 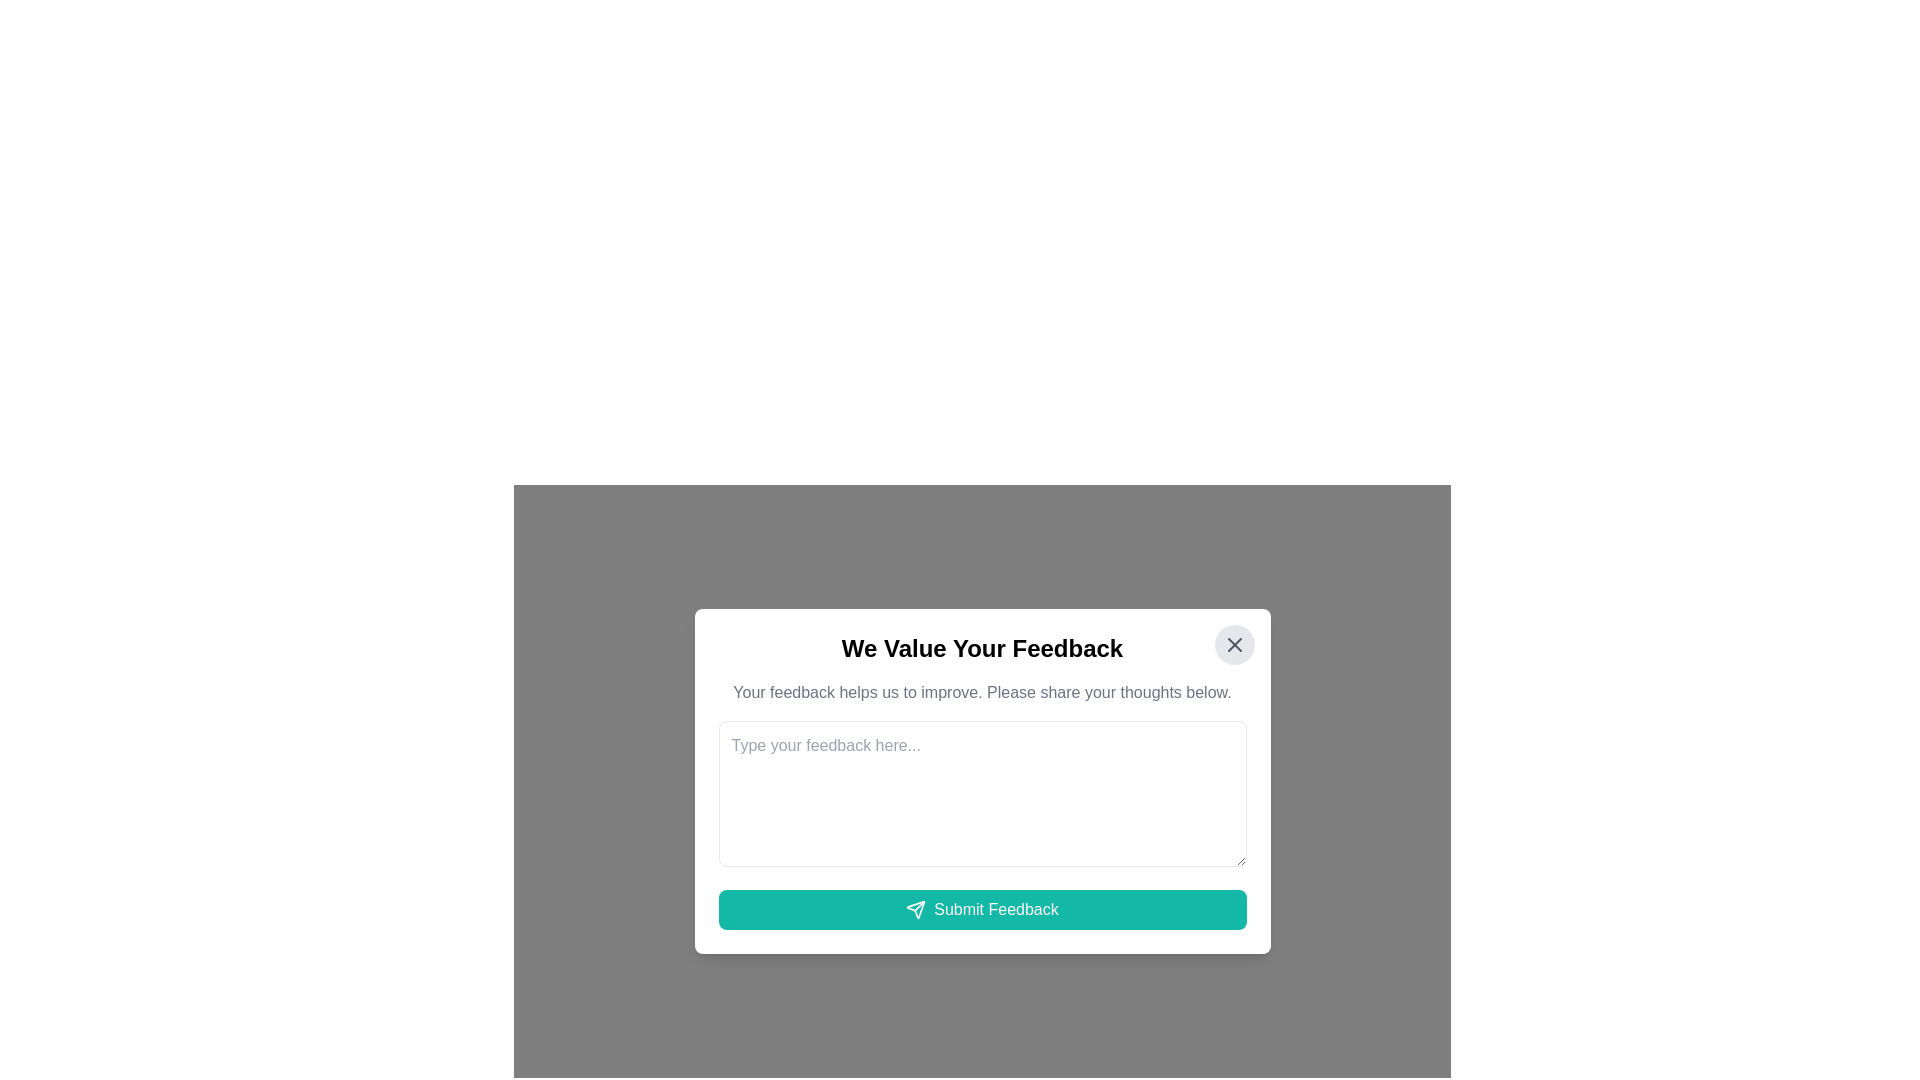 I want to click on the close button located at the top right corner of the dialog box, so click(x=1233, y=644).